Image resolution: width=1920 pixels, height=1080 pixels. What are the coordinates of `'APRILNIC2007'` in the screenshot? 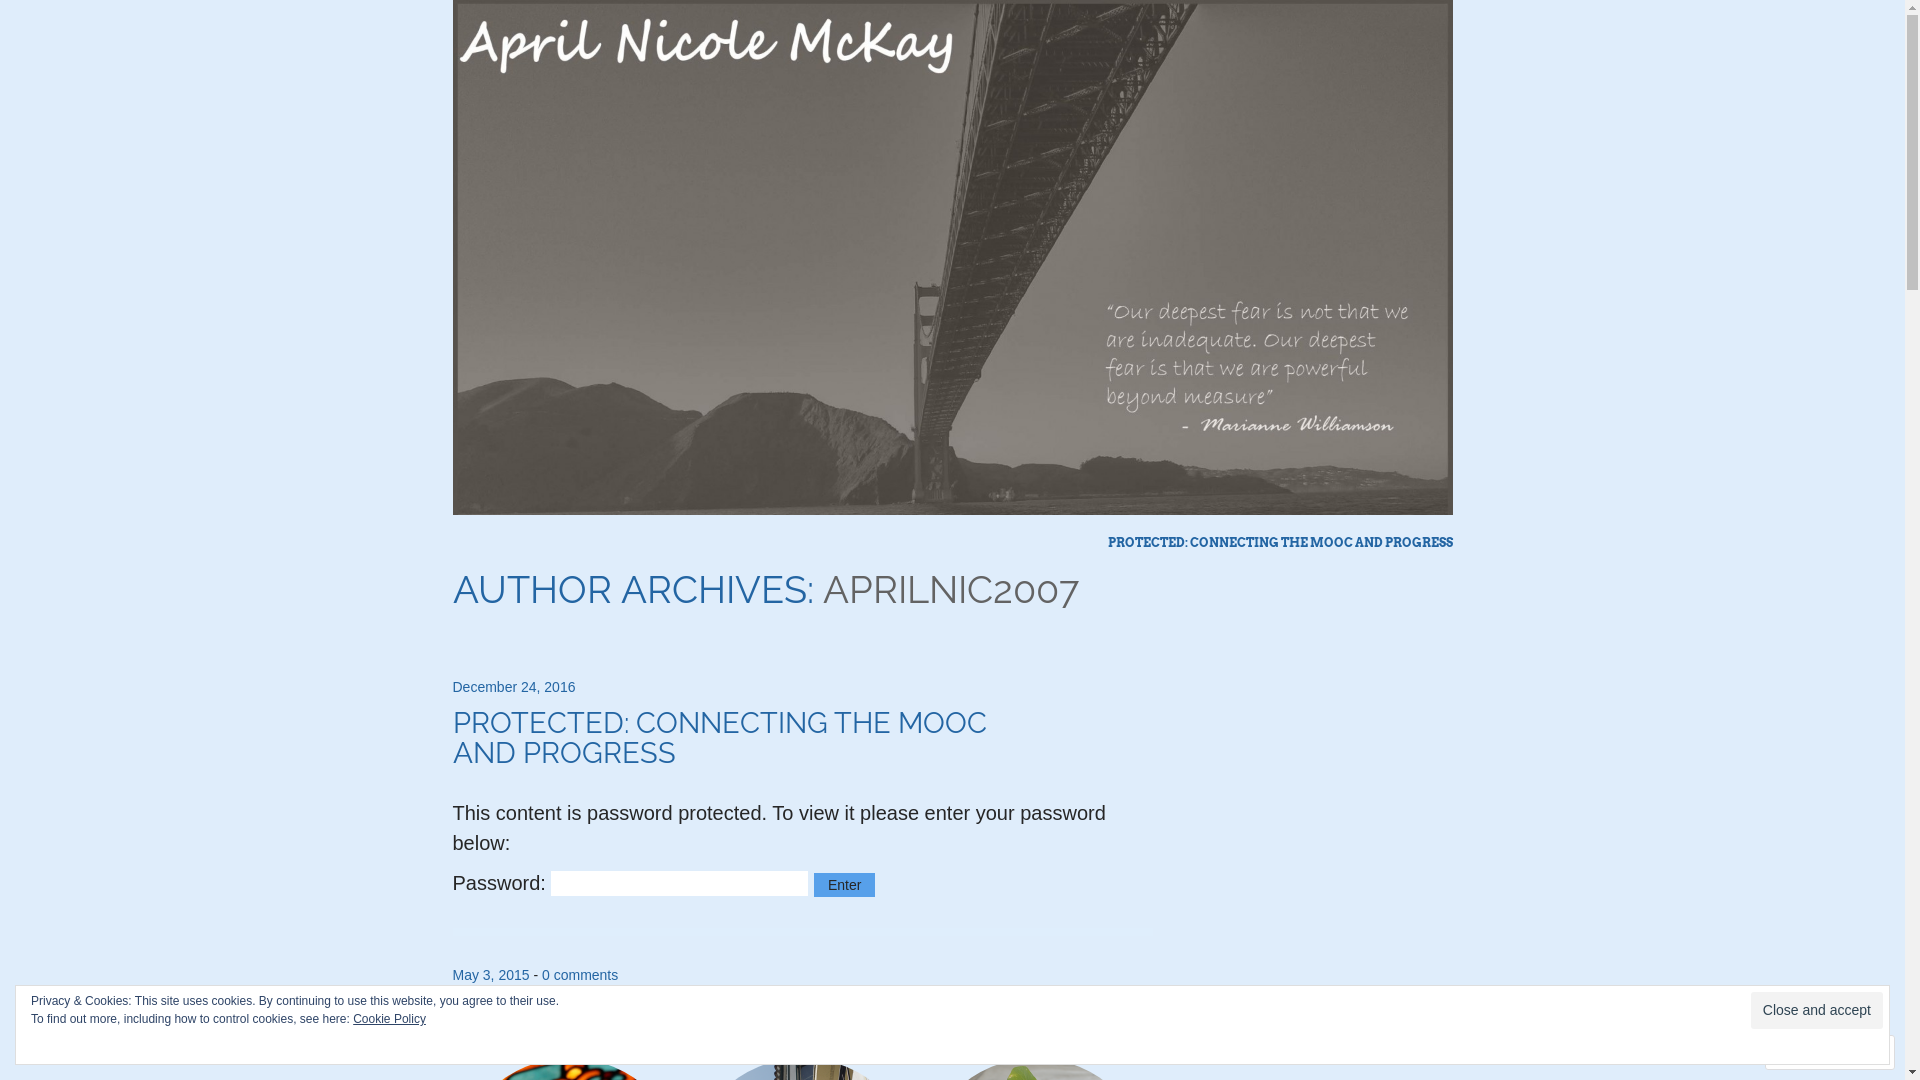 It's located at (821, 588).